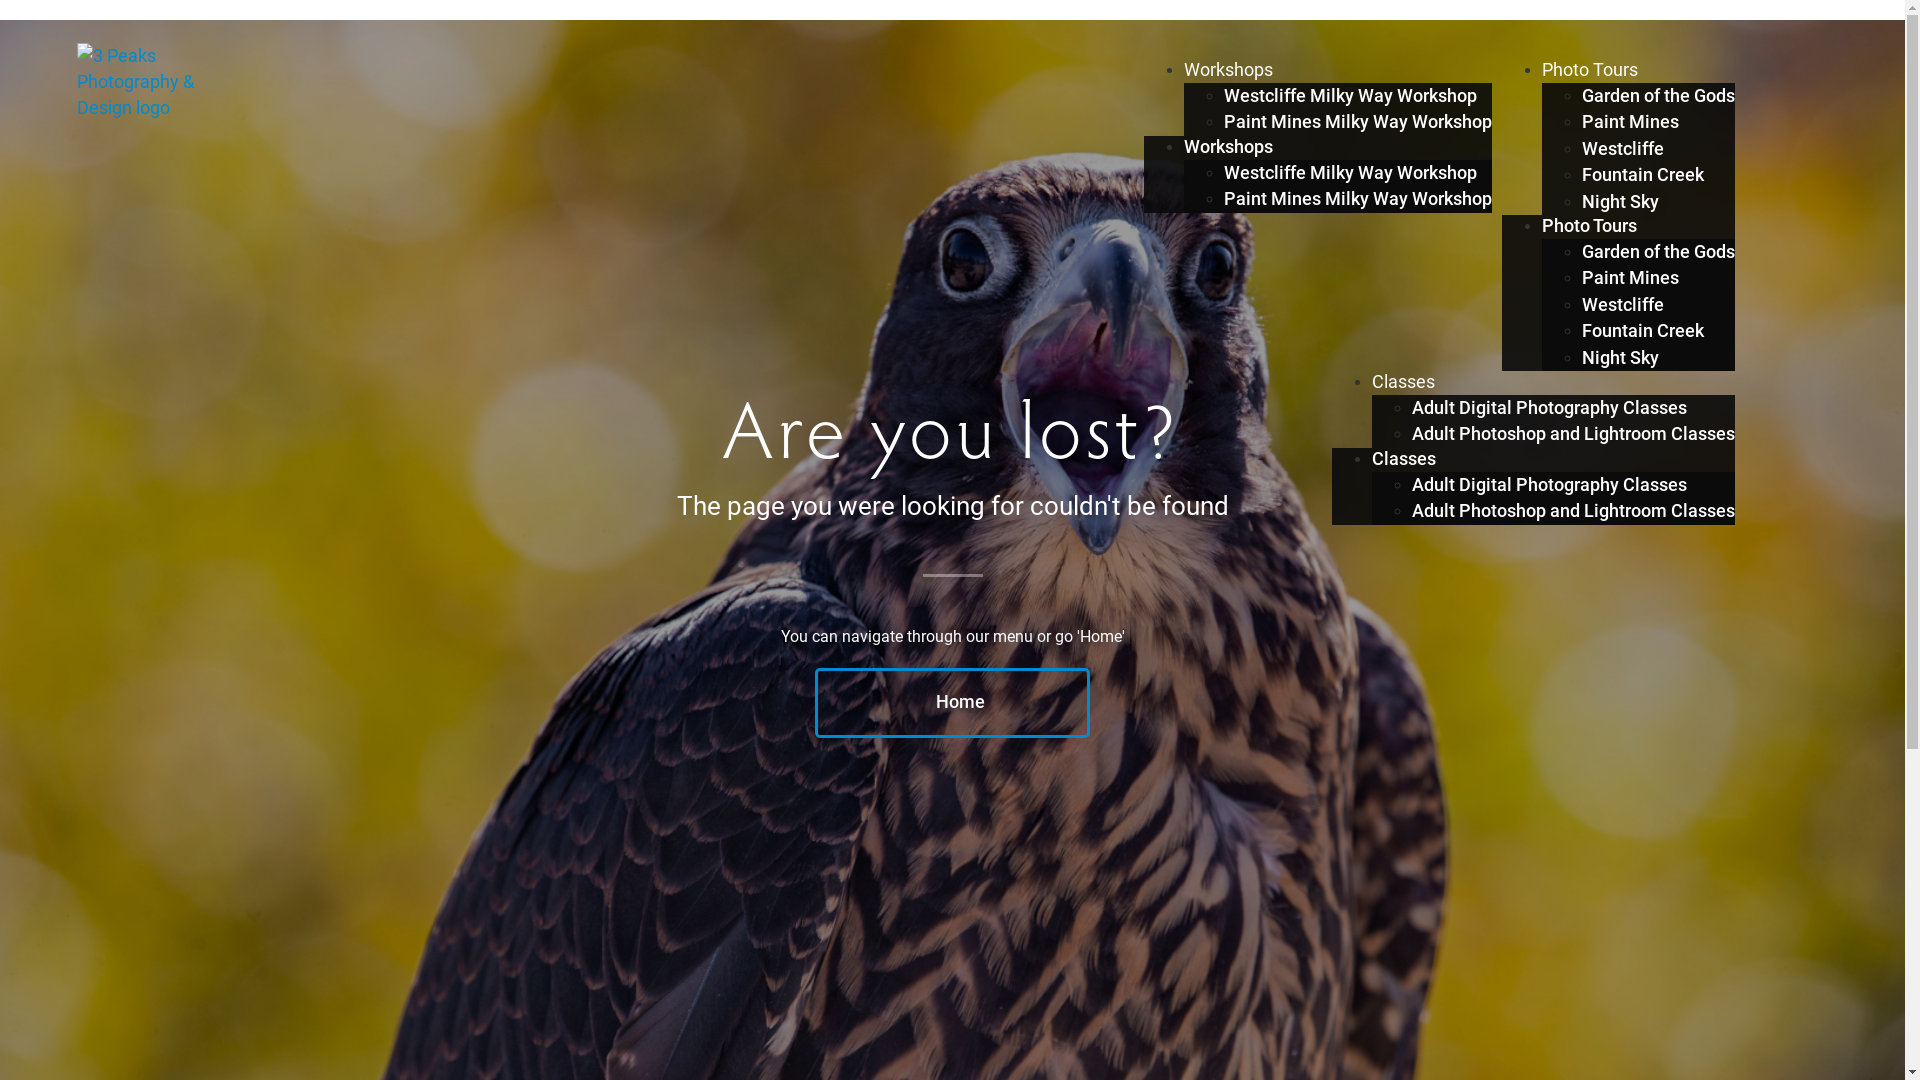 This screenshot has width=1920, height=1080. I want to click on 'Photo Tours', so click(1588, 225).